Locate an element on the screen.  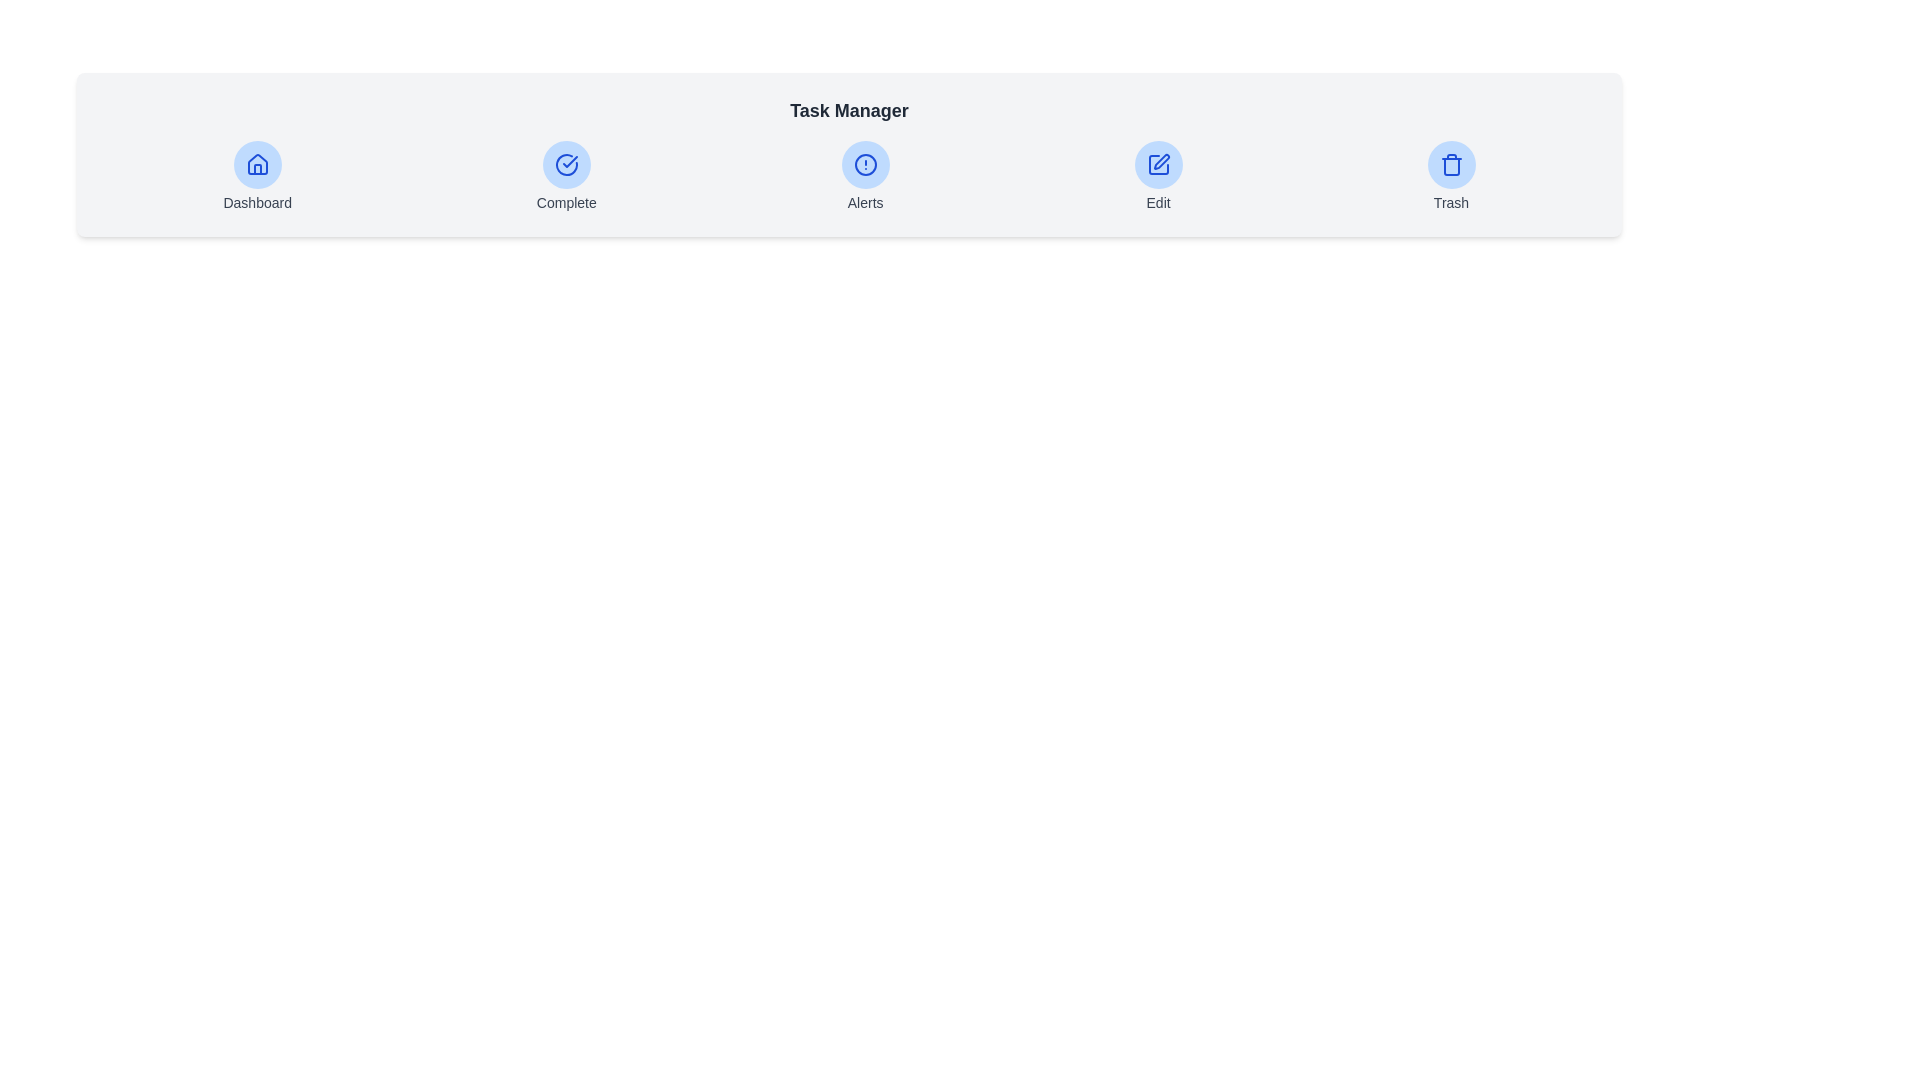
the checkmark inside the circular frame in the navigation bar, which is the second icon from the left labeled 'Complete' is located at coordinates (569, 161).